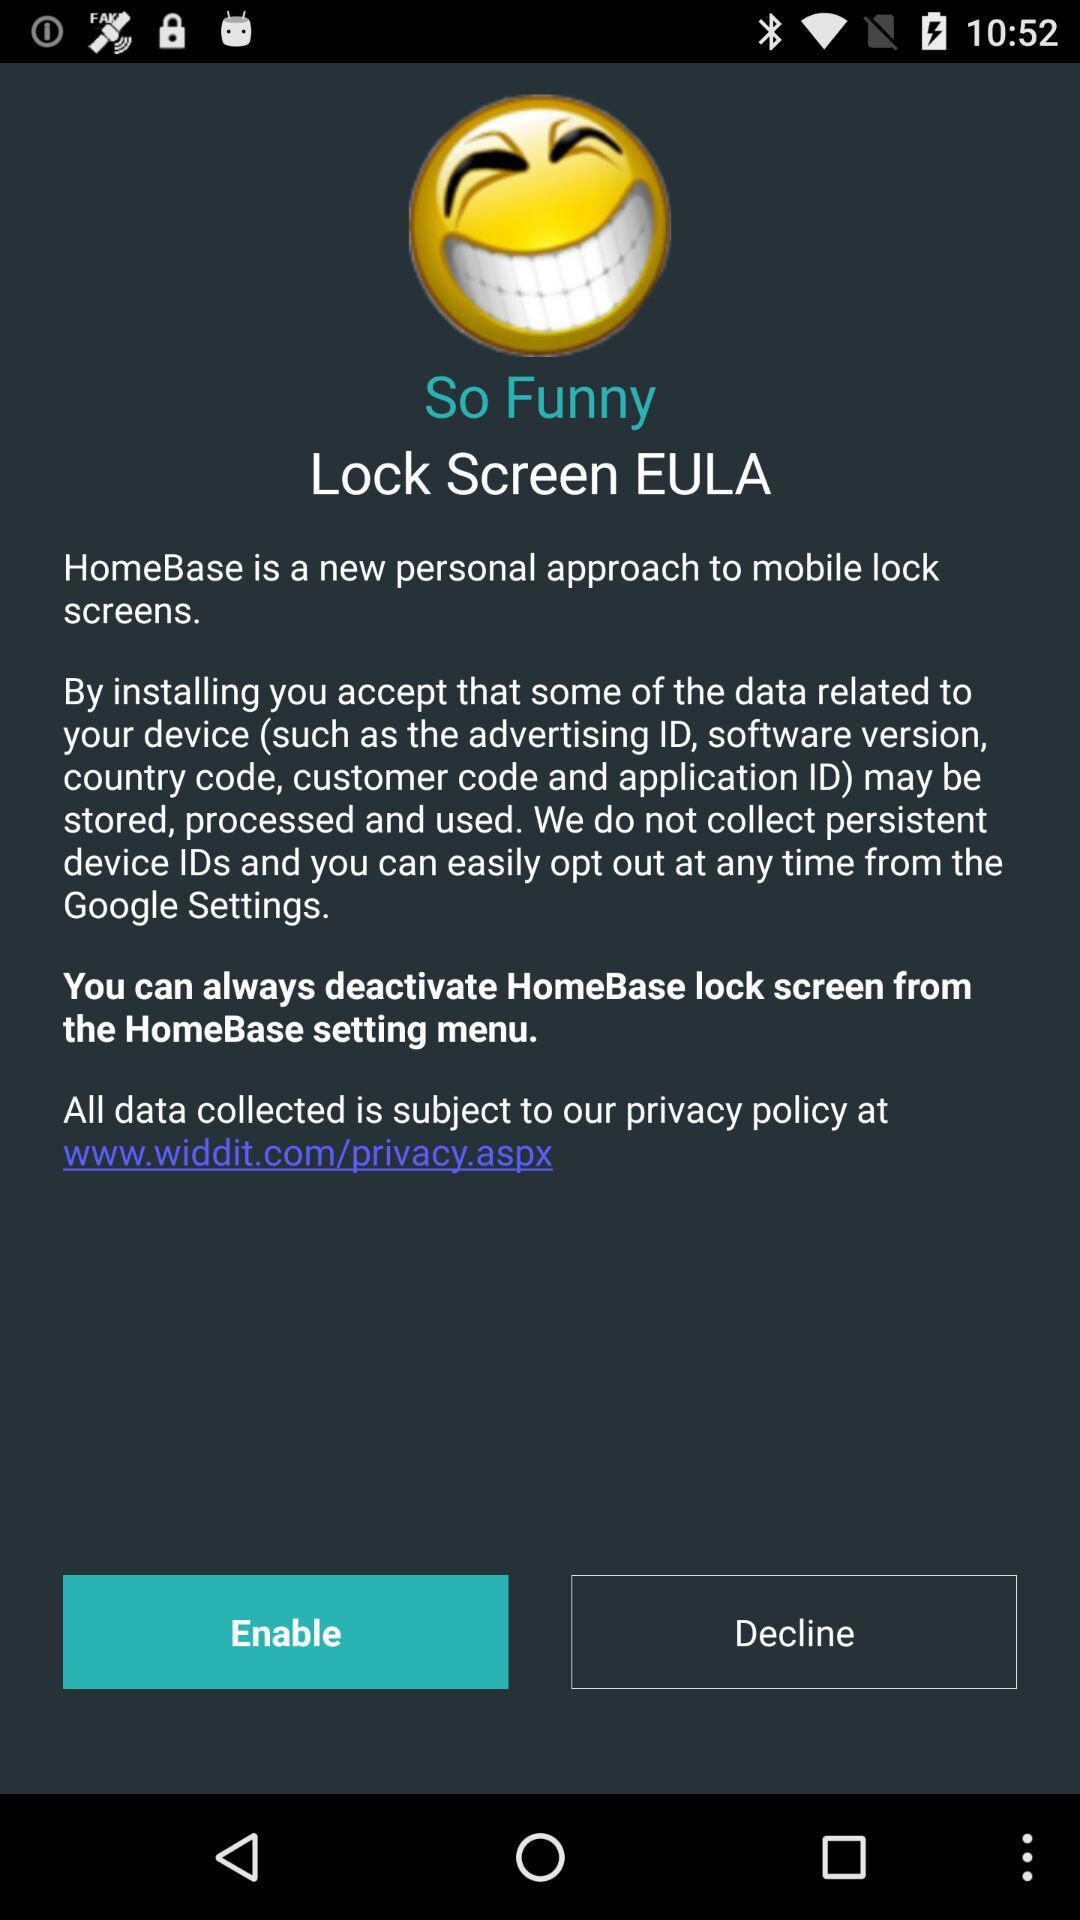 This screenshot has width=1080, height=1920. What do you see at coordinates (540, 1129) in the screenshot?
I see `all data collected app` at bounding box center [540, 1129].